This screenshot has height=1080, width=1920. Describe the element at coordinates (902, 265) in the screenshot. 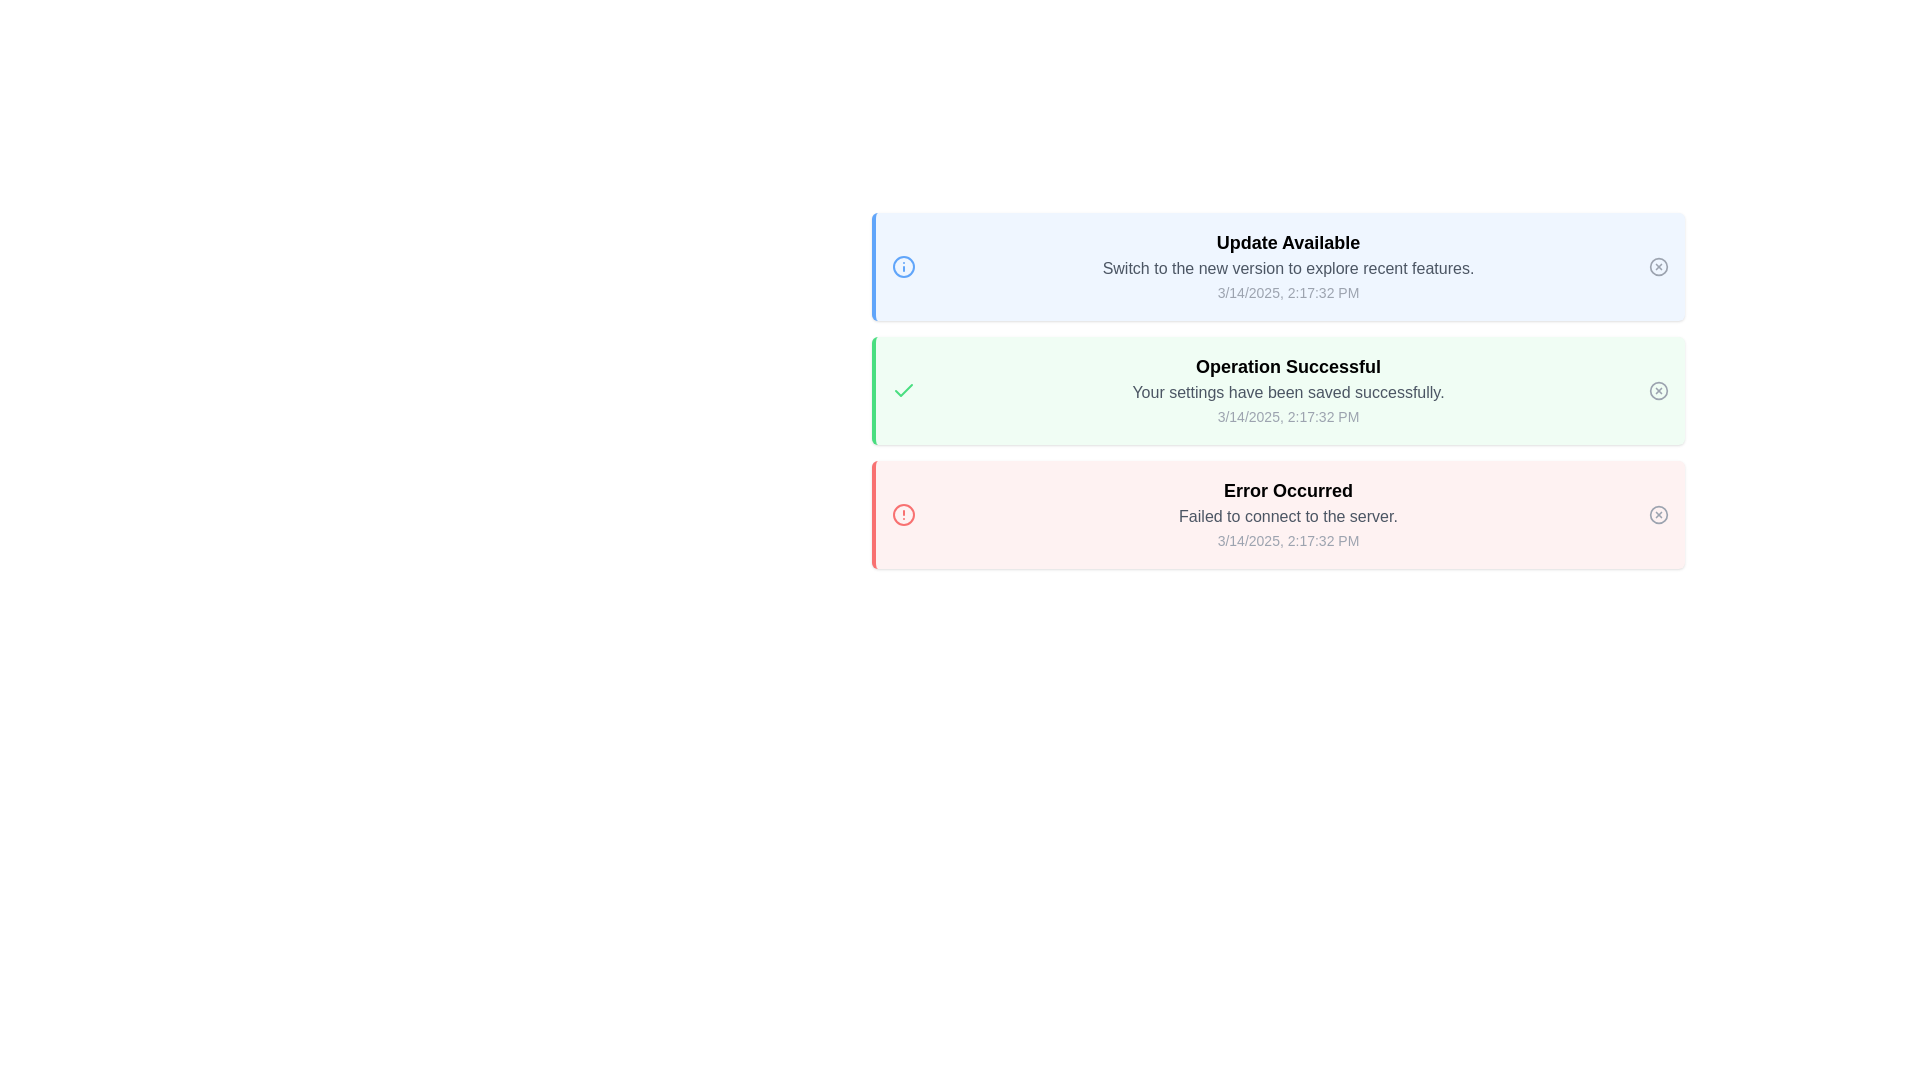

I see `the icon located at the very left of the blue notification box labeled 'Update Available', which signifies that the box contains informational content` at that location.